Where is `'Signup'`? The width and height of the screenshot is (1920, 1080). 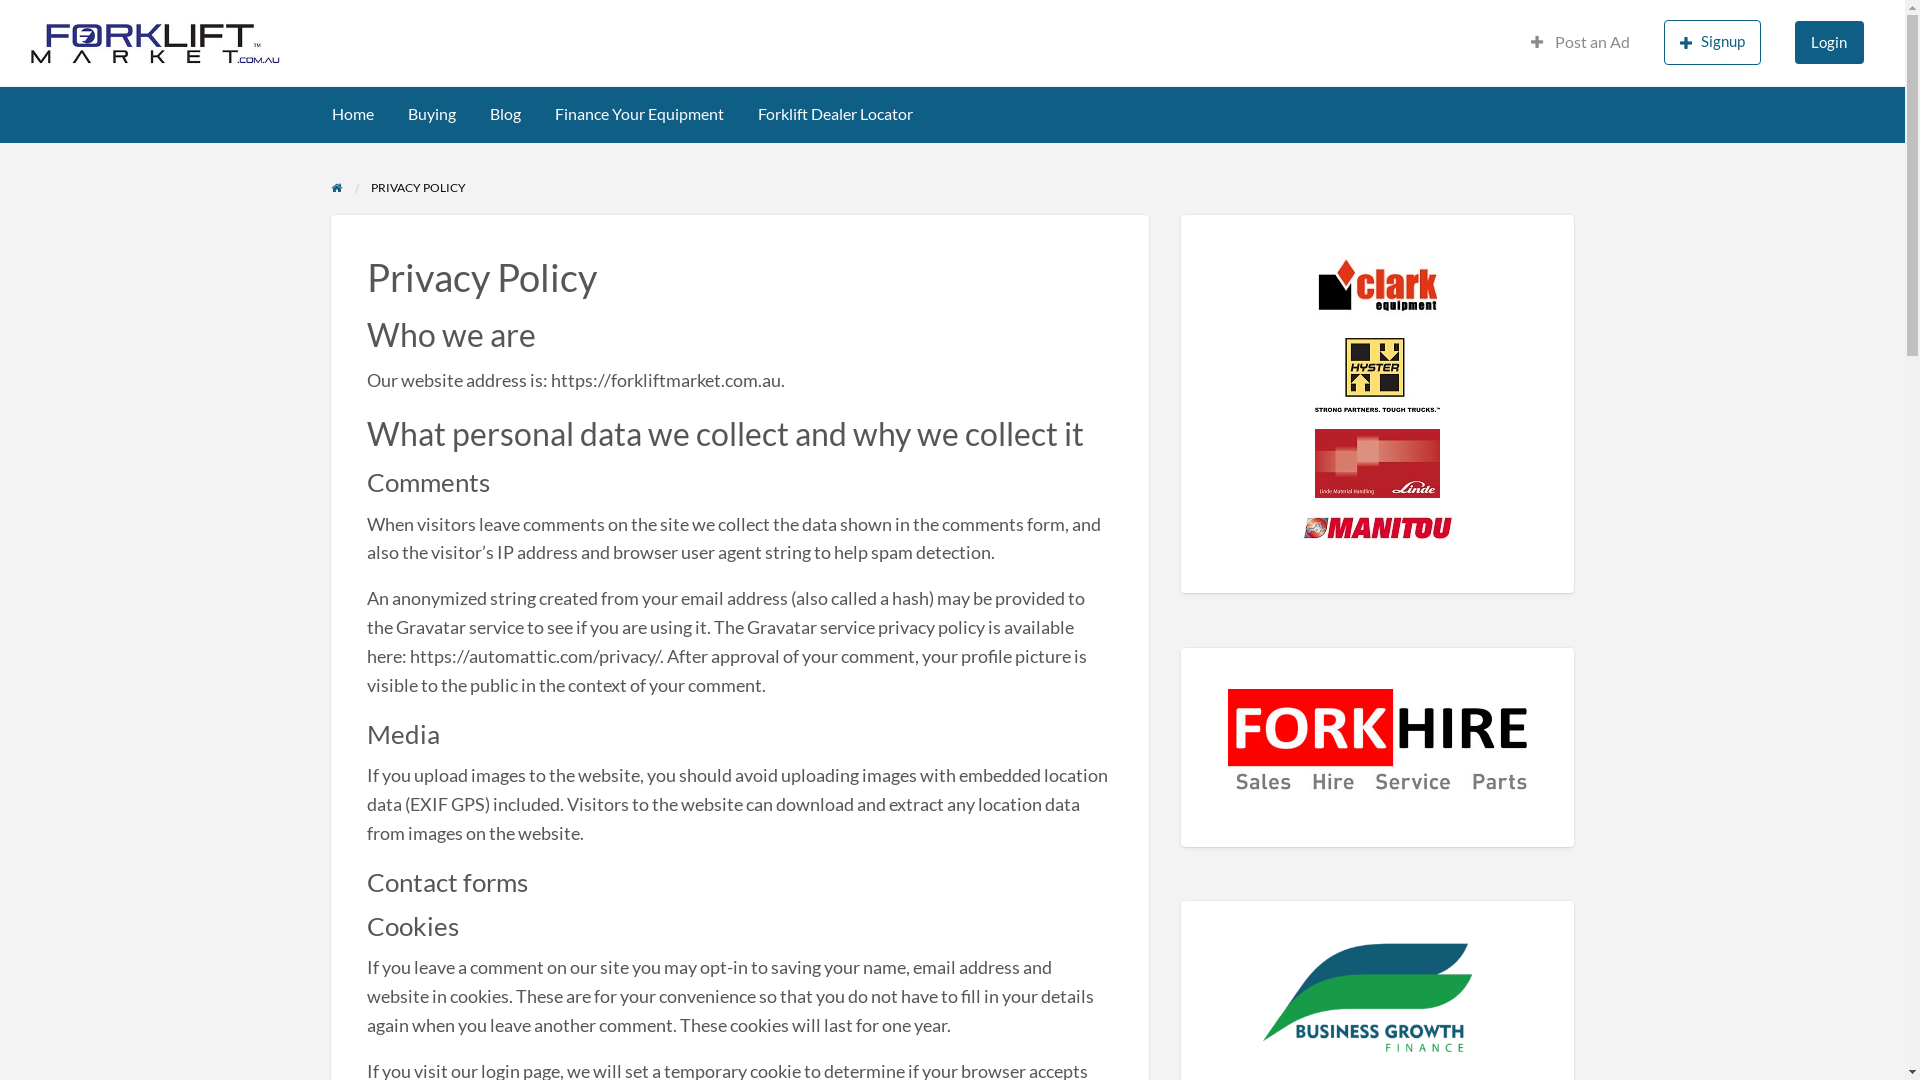 'Signup' is located at coordinates (1711, 42).